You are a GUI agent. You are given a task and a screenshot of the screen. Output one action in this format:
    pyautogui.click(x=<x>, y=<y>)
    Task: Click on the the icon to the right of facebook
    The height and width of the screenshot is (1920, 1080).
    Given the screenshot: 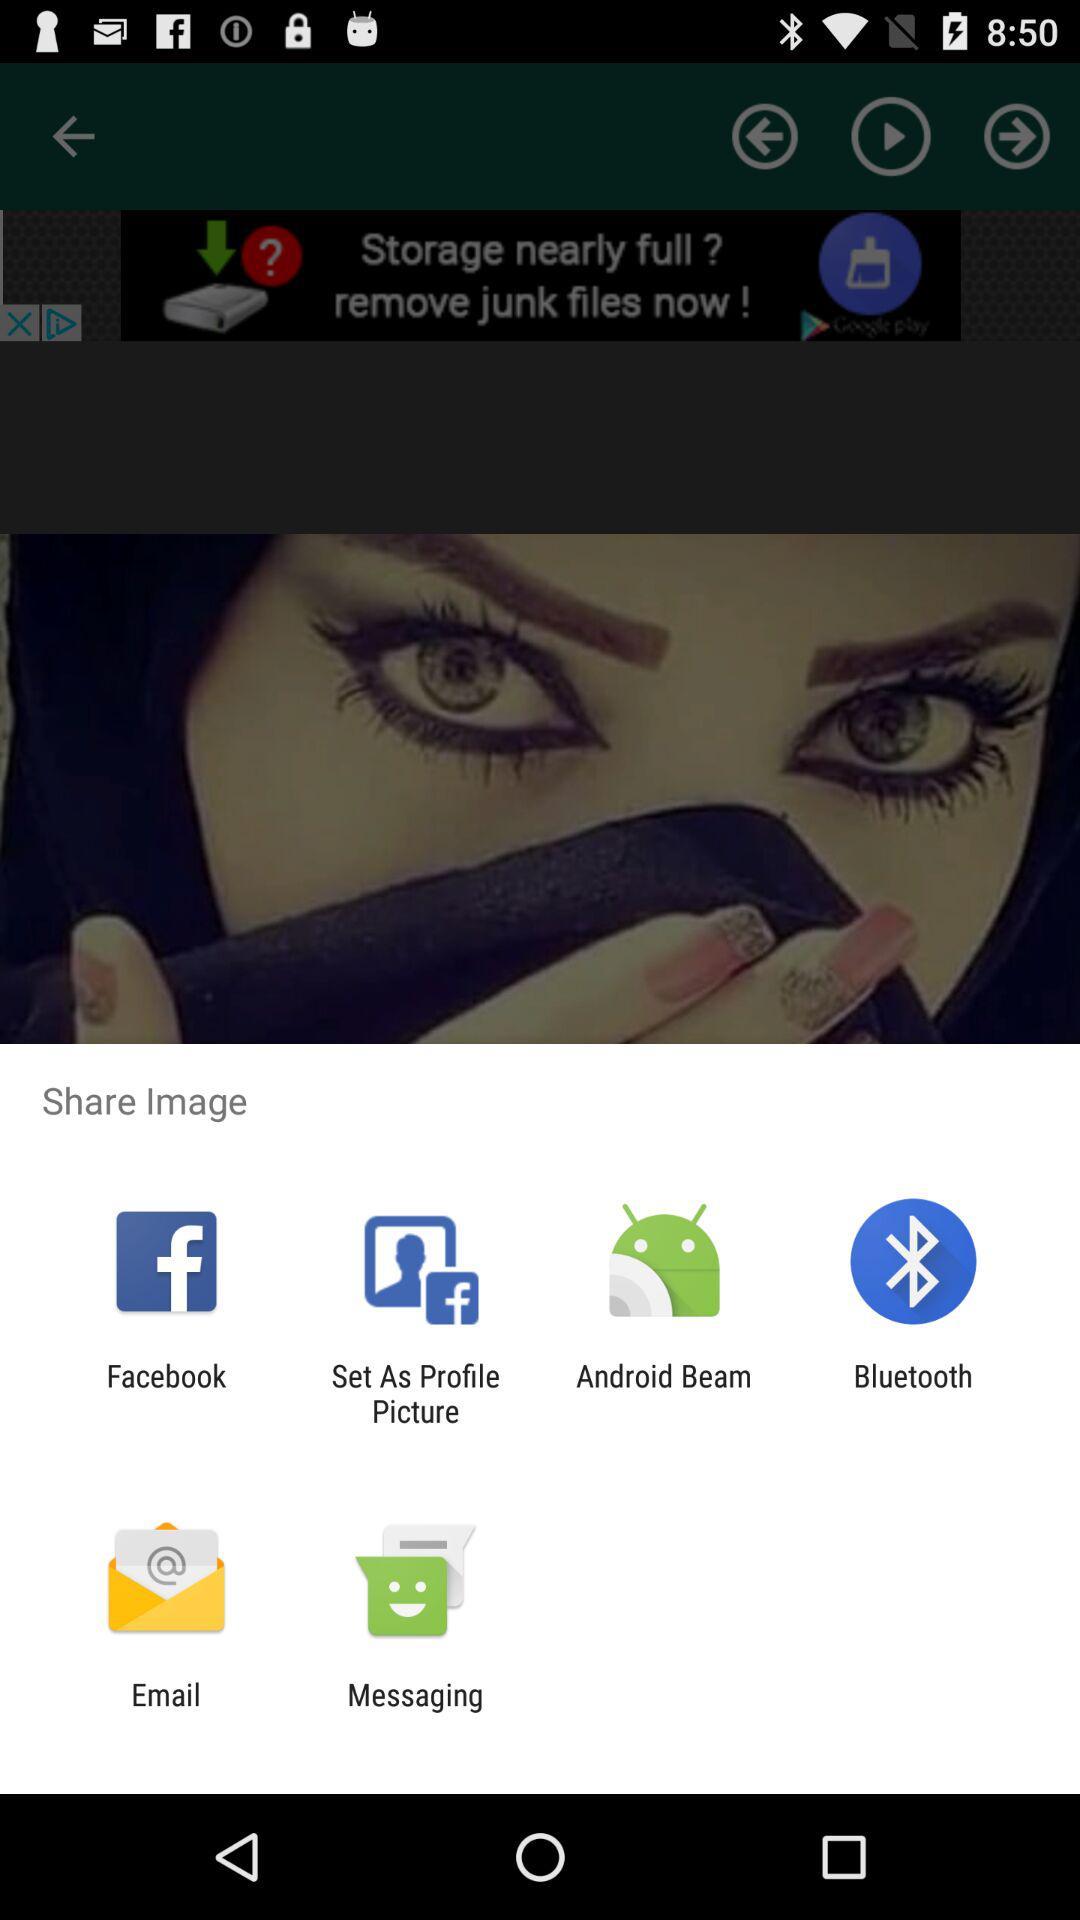 What is the action you would take?
    pyautogui.click(x=414, y=1392)
    